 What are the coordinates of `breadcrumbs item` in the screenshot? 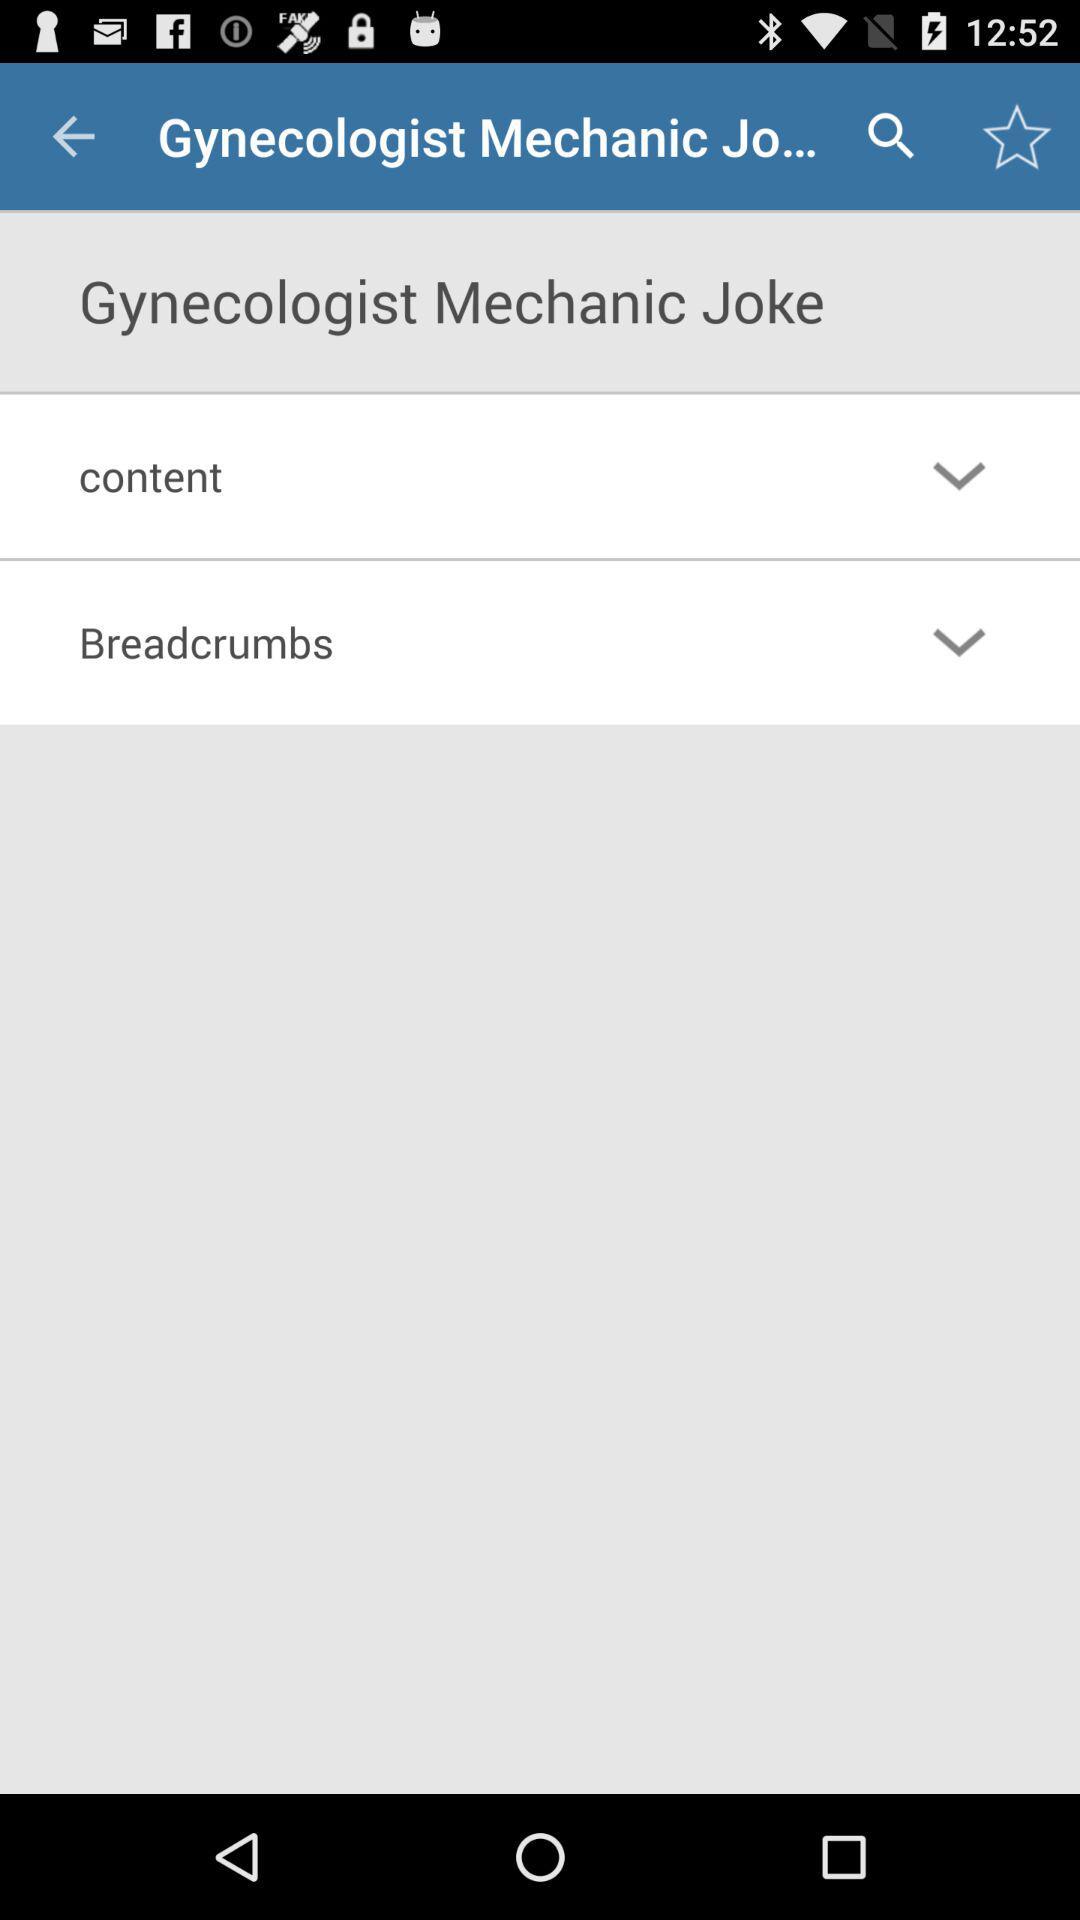 It's located at (458, 642).